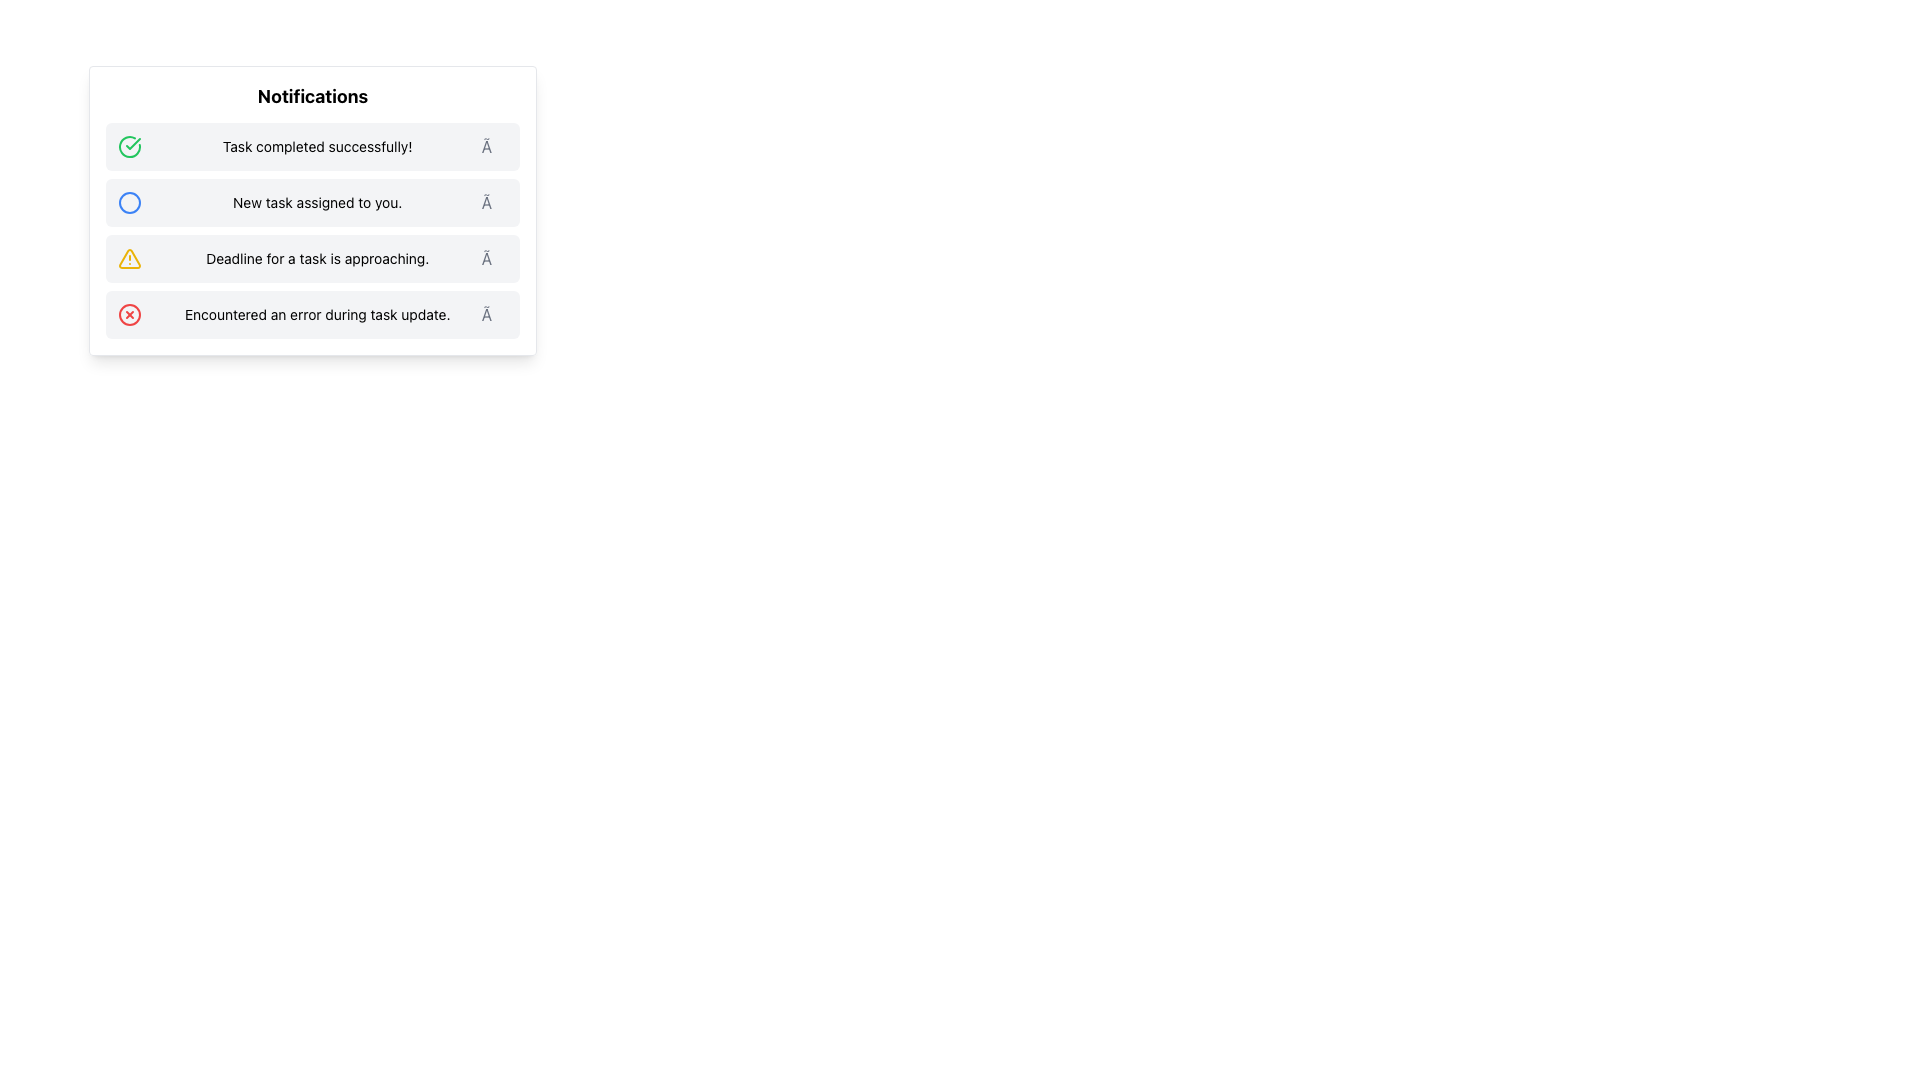  I want to click on the dismiss button located at the far right of the error notification message that states 'Encountered an error during task update.', so click(494, 315).